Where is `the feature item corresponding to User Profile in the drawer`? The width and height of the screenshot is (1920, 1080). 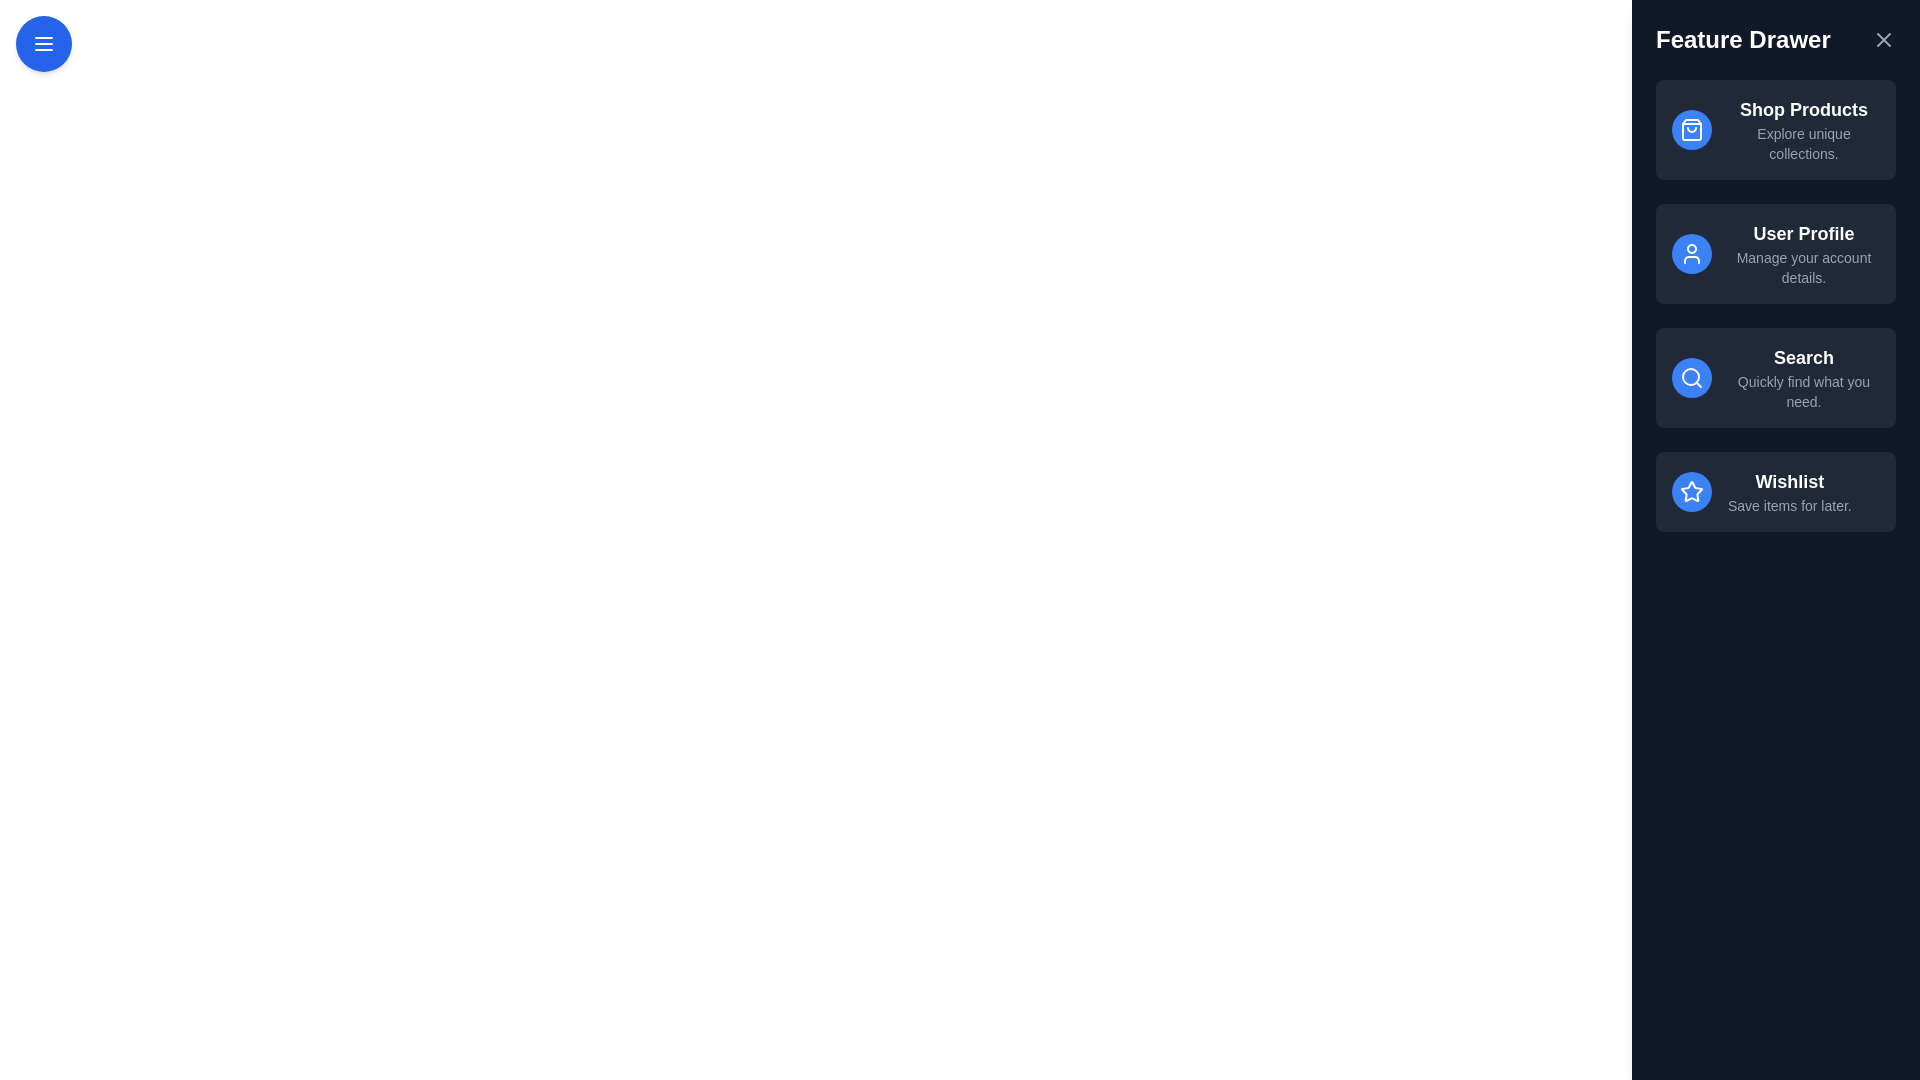
the feature item corresponding to User Profile in the drawer is located at coordinates (1776, 253).